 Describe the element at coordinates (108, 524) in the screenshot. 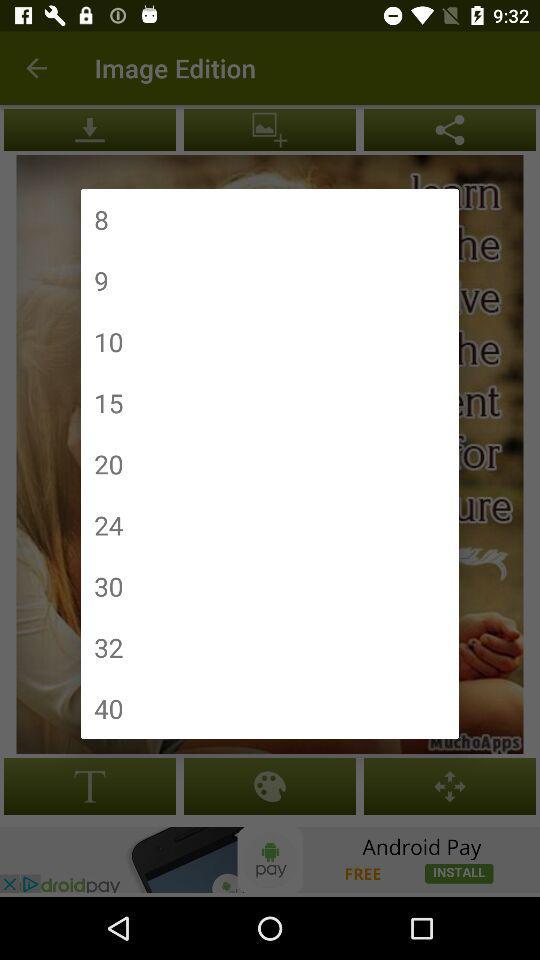

I see `24 item` at that location.